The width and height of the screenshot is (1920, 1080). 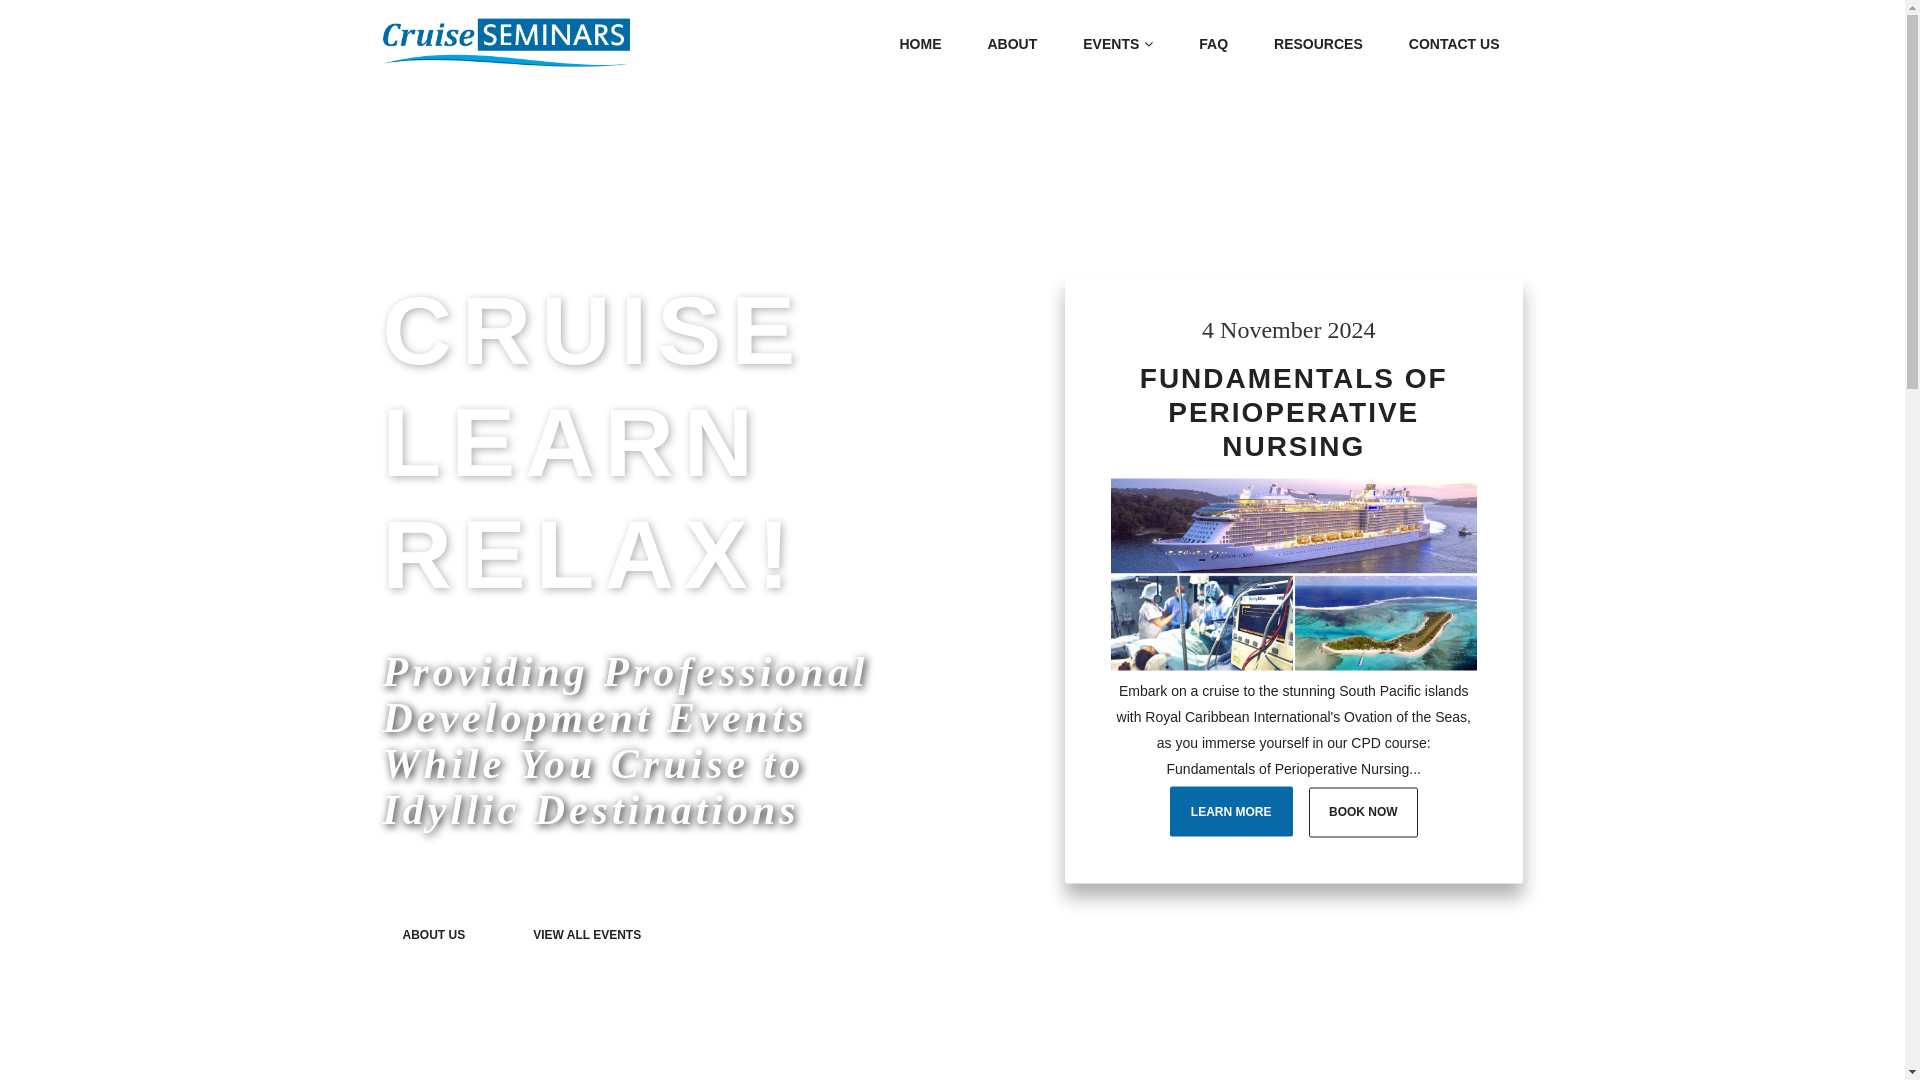 What do you see at coordinates (919, 43) in the screenshot?
I see `'HOME'` at bounding box center [919, 43].